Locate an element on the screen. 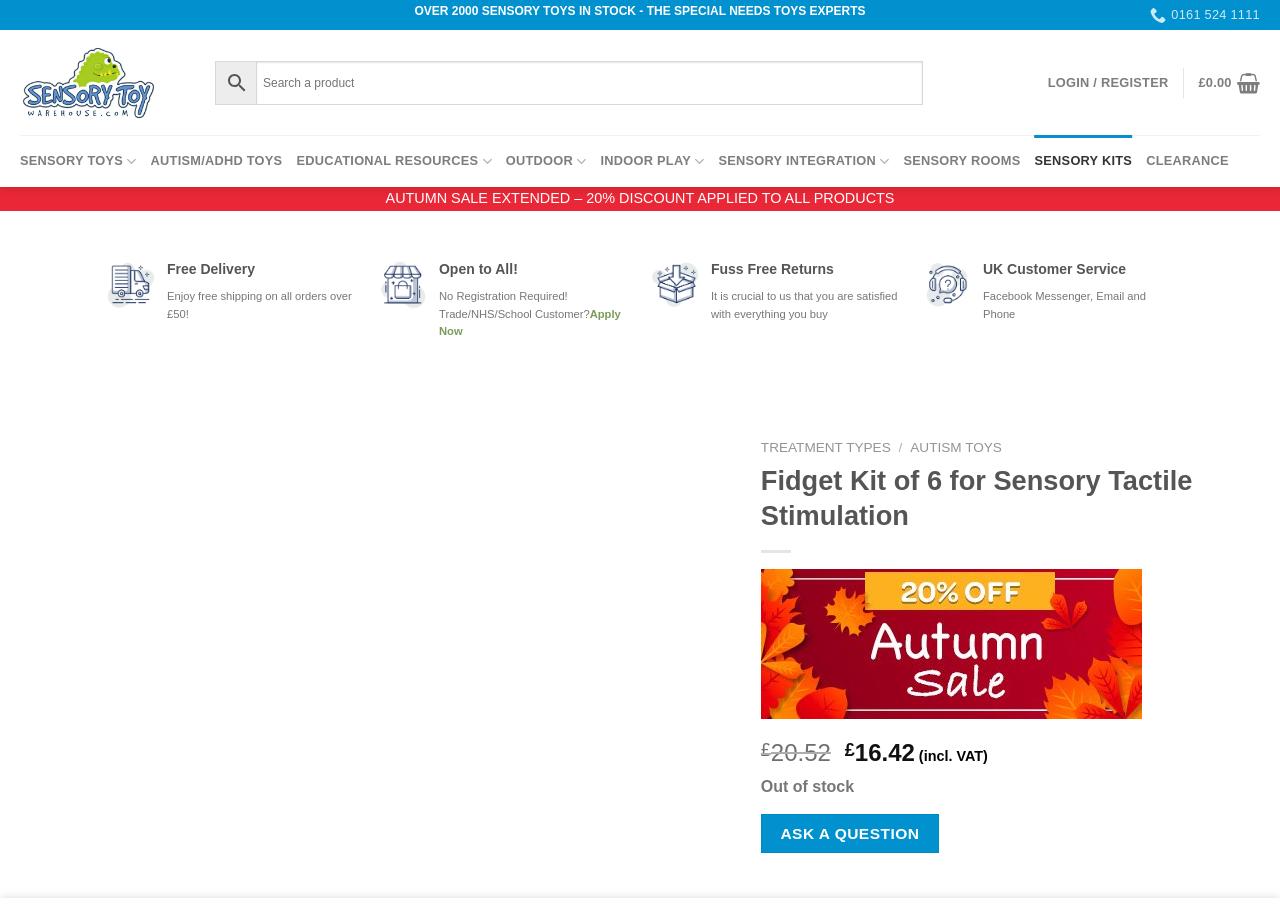 This screenshot has width=1280, height=905. 'Autism/ADHD Toys' is located at coordinates (149, 160).